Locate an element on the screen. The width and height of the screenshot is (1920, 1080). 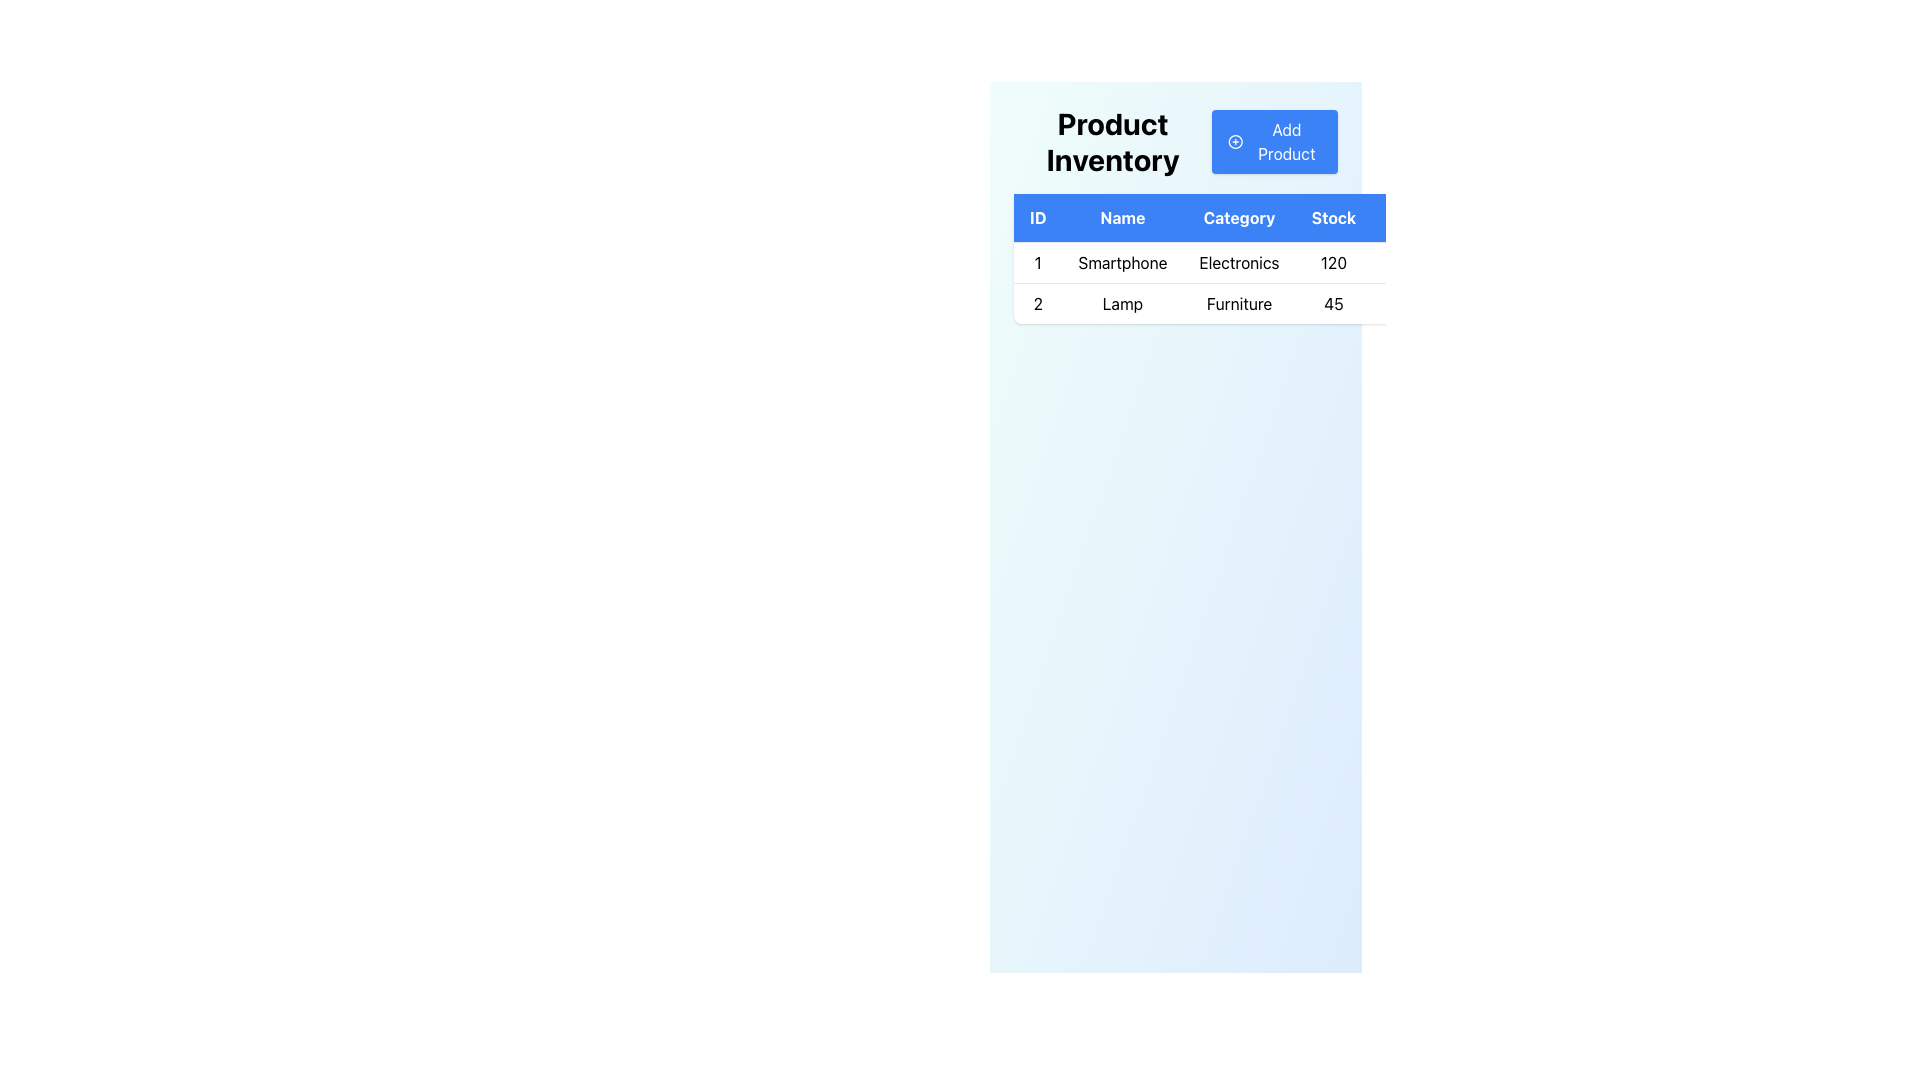
the 'Smartphone' text label located in the first row, second column of the table under the 'Name' column is located at coordinates (1123, 261).